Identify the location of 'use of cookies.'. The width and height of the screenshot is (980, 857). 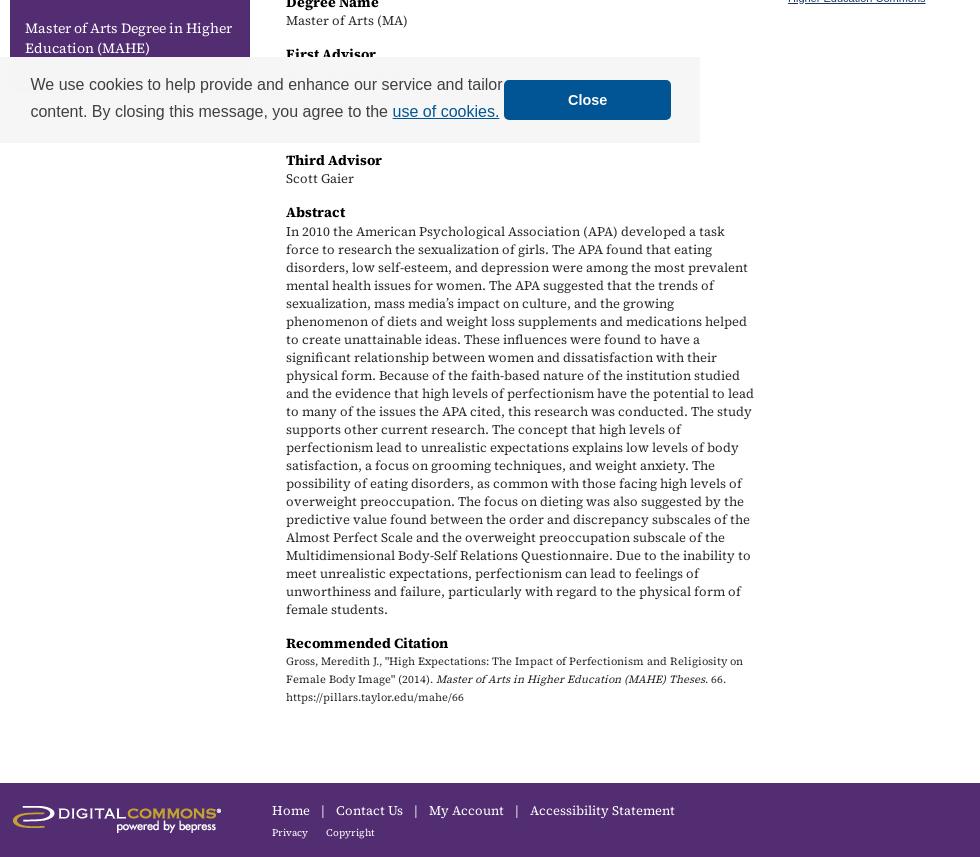
(445, 110).